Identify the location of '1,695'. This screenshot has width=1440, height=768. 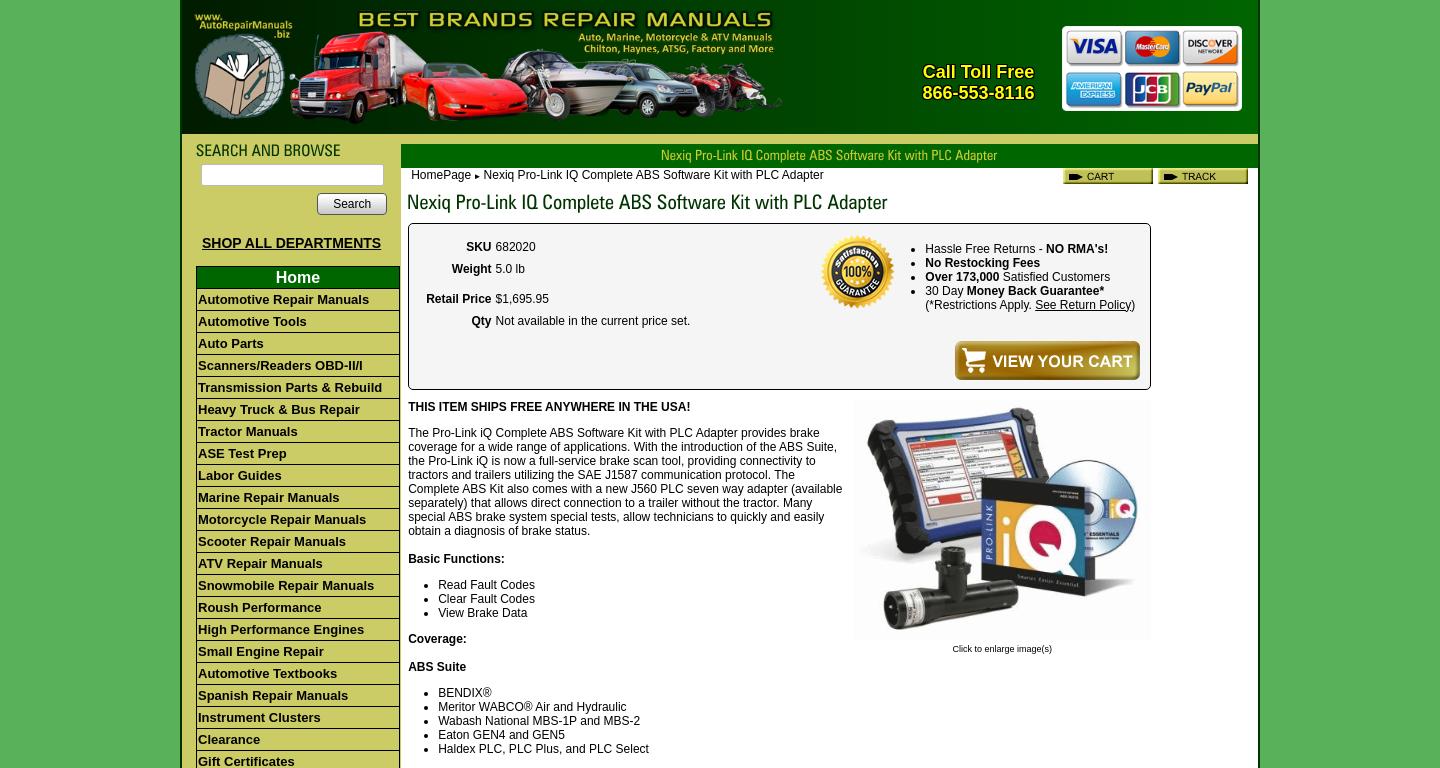
(515, 297).